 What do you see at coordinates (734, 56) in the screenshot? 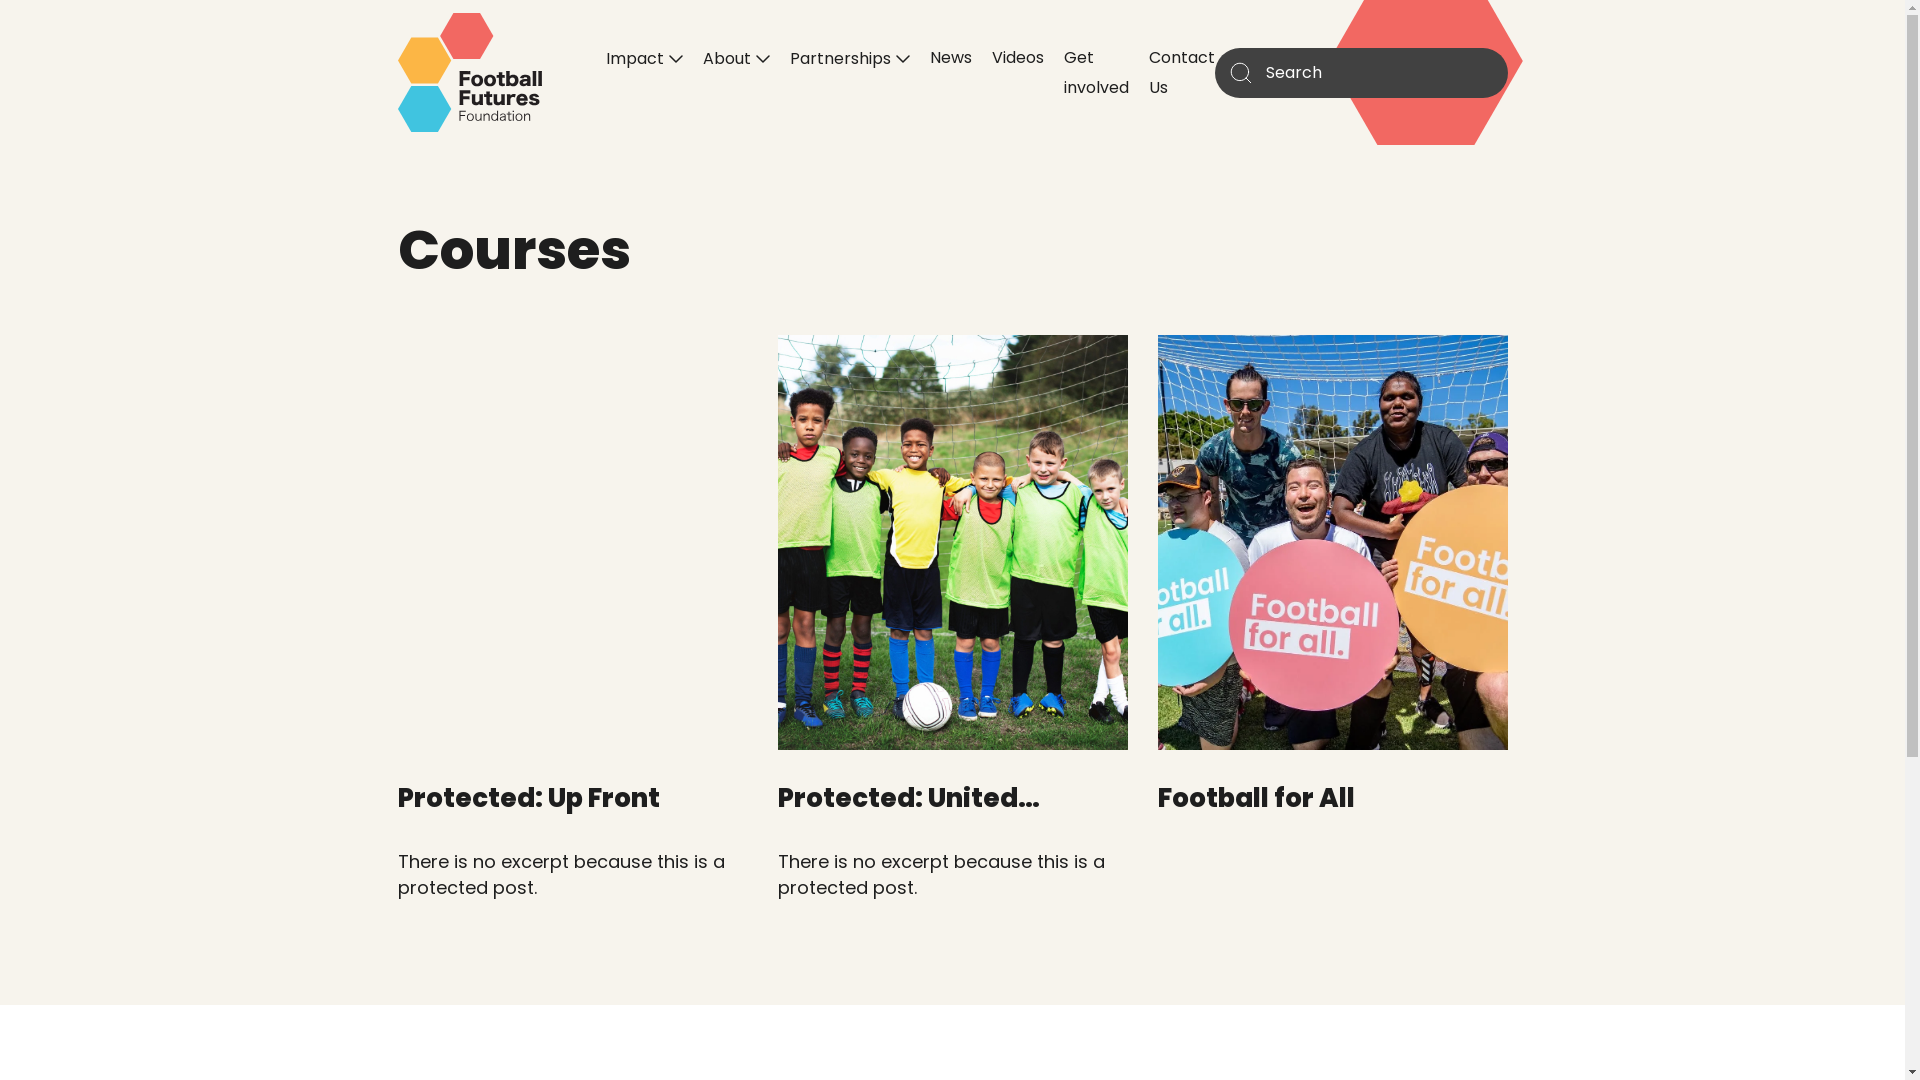
I see `'About'` at bounding box center [734, 56].